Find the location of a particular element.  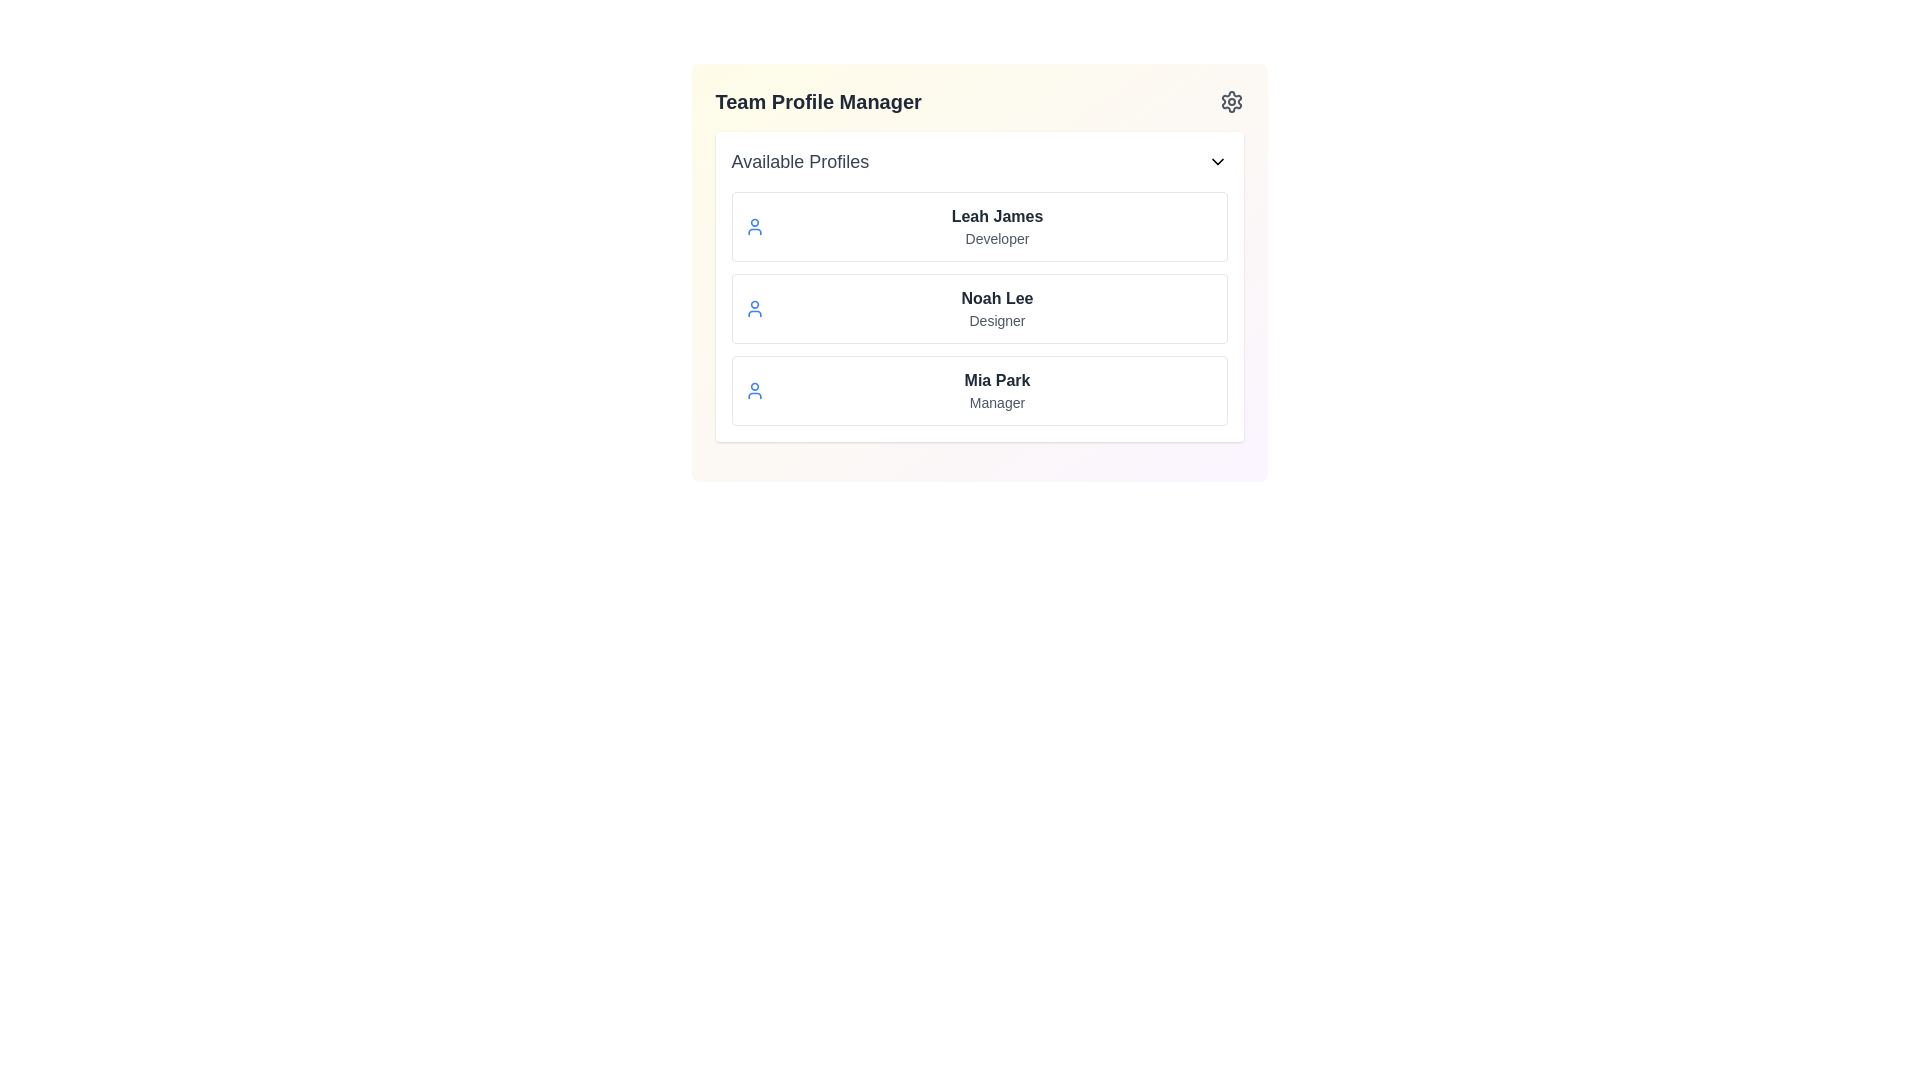

the label displaying the name 'Noah Lee', which is styled in bold gray text and located in the second profile entry is located at coordinates (997, 299).